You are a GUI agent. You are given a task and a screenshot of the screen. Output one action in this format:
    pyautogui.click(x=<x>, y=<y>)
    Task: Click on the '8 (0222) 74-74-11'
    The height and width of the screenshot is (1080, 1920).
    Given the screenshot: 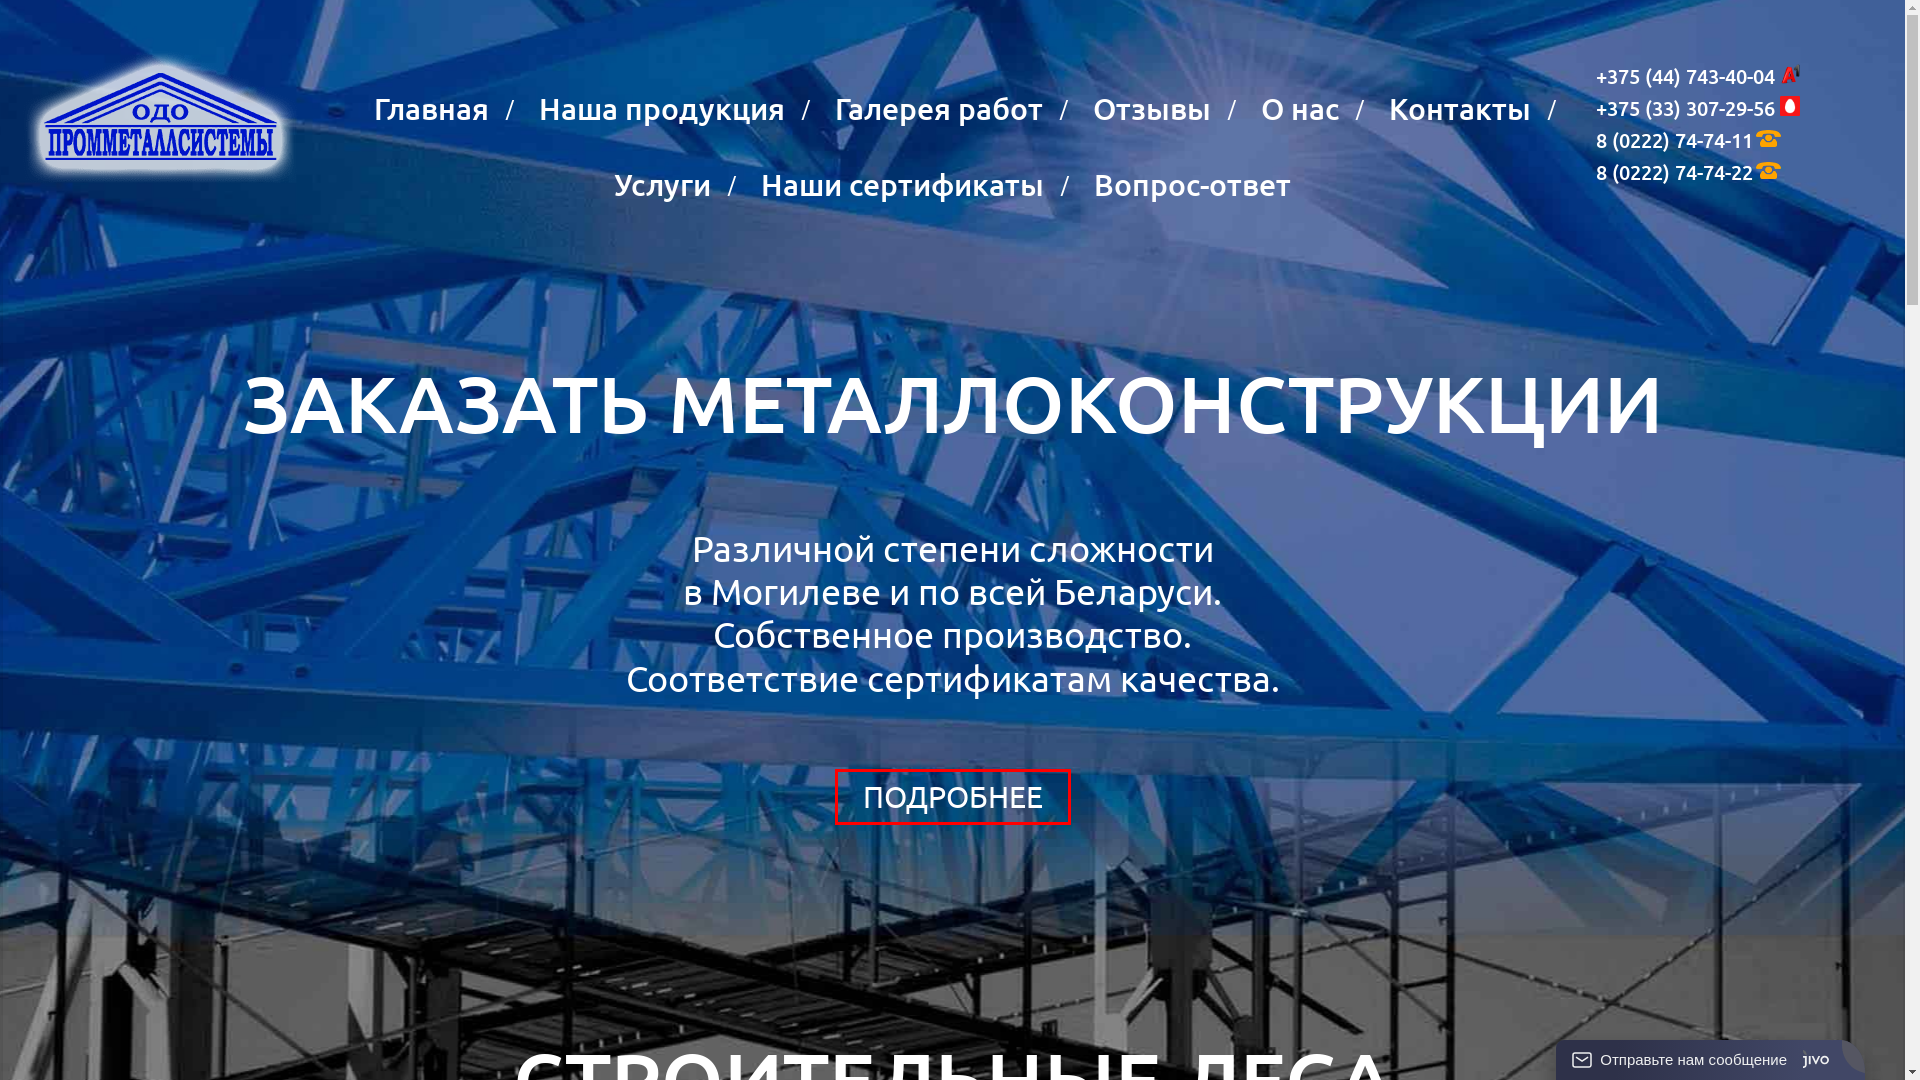 What is the action you would take?
    pyautogui.click(x=1674, y=138)
    